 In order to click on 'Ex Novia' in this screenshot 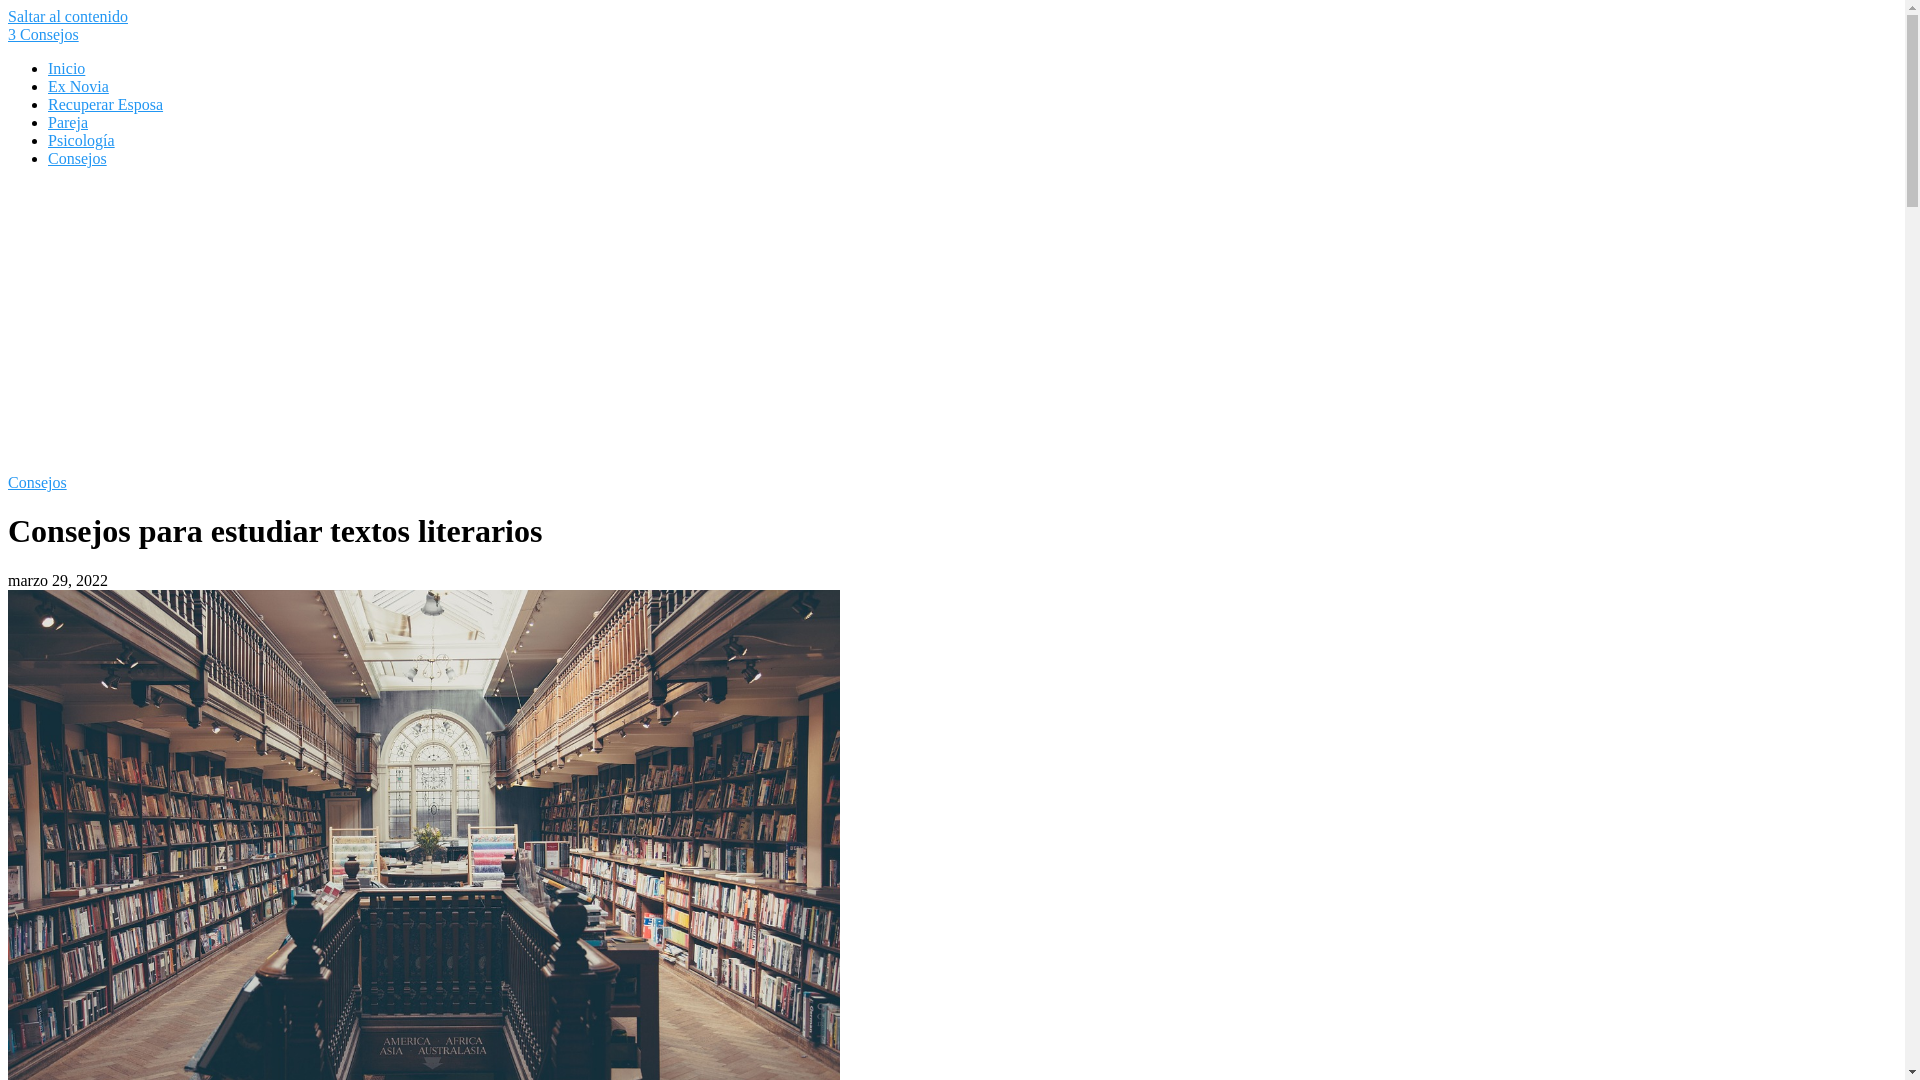, I will do `click(48, 85)`.